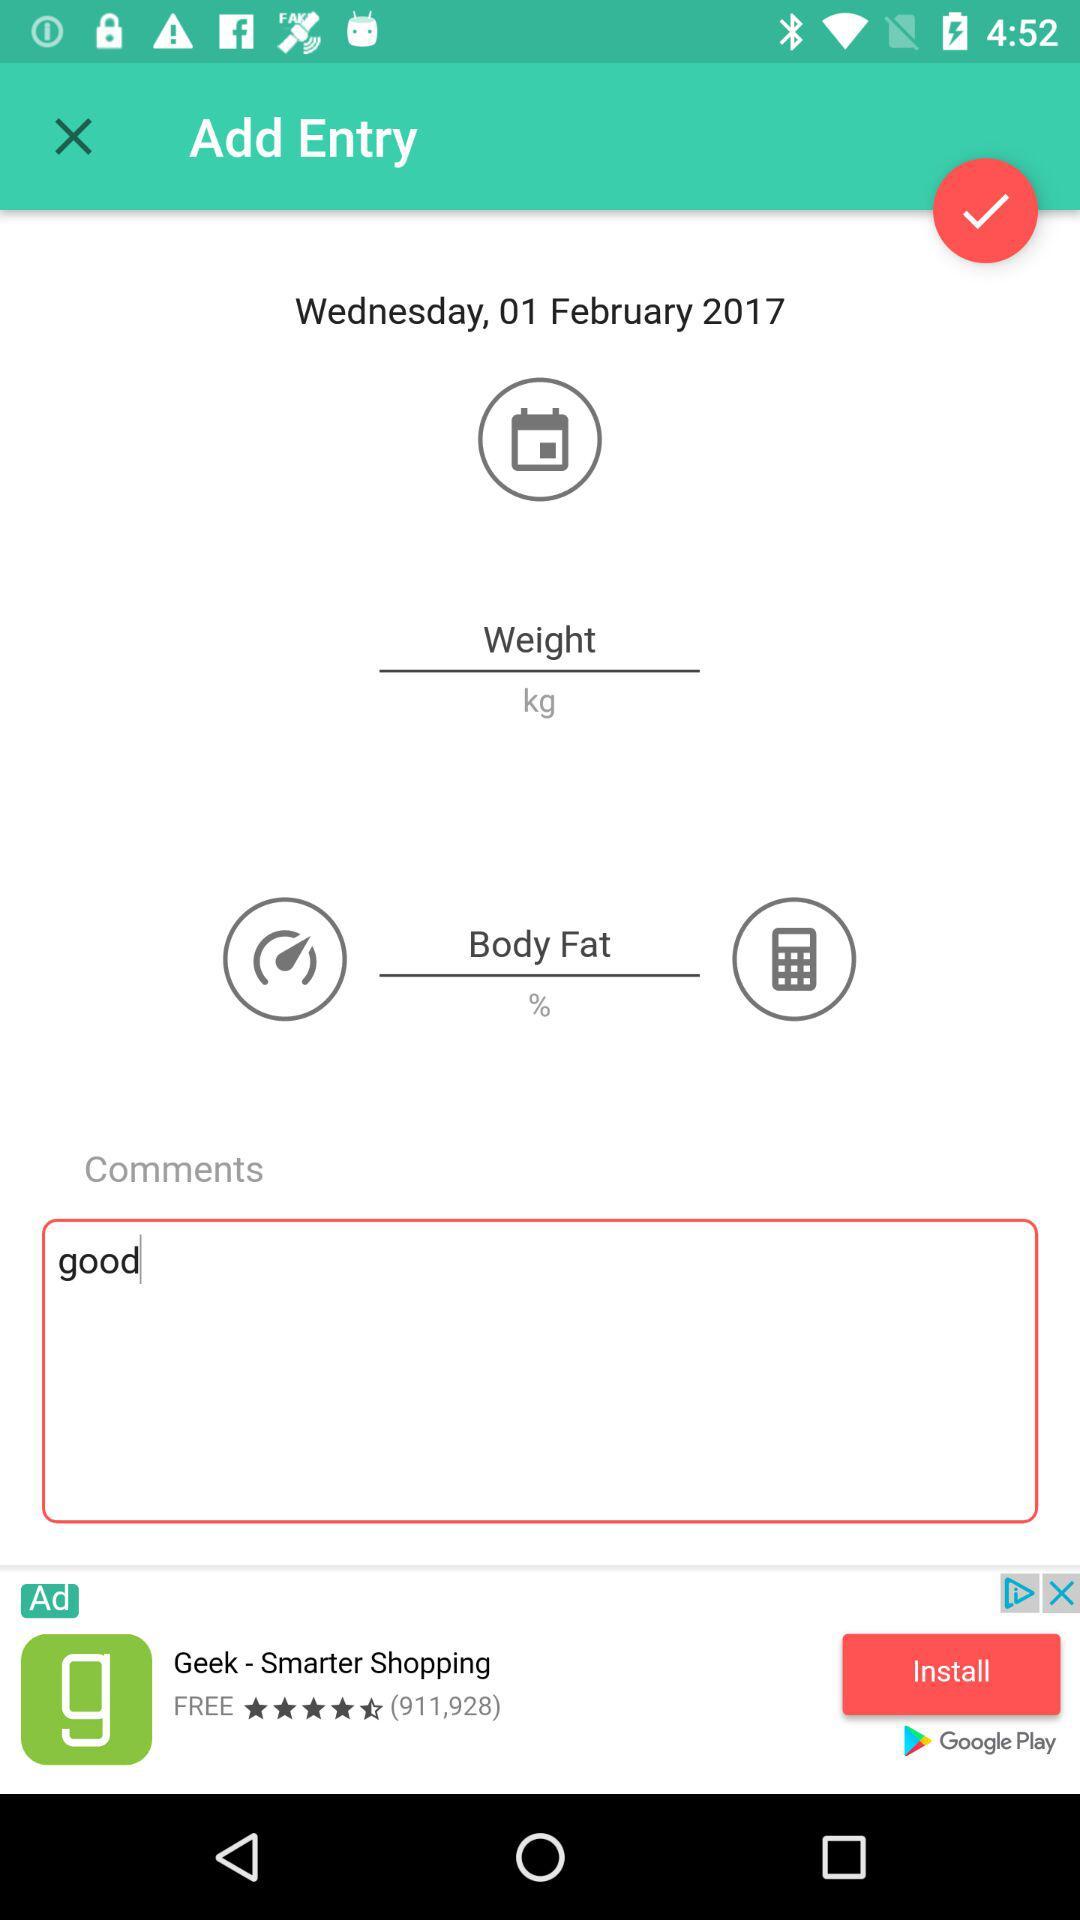  I want to click on the check icon, so click(984, 210).